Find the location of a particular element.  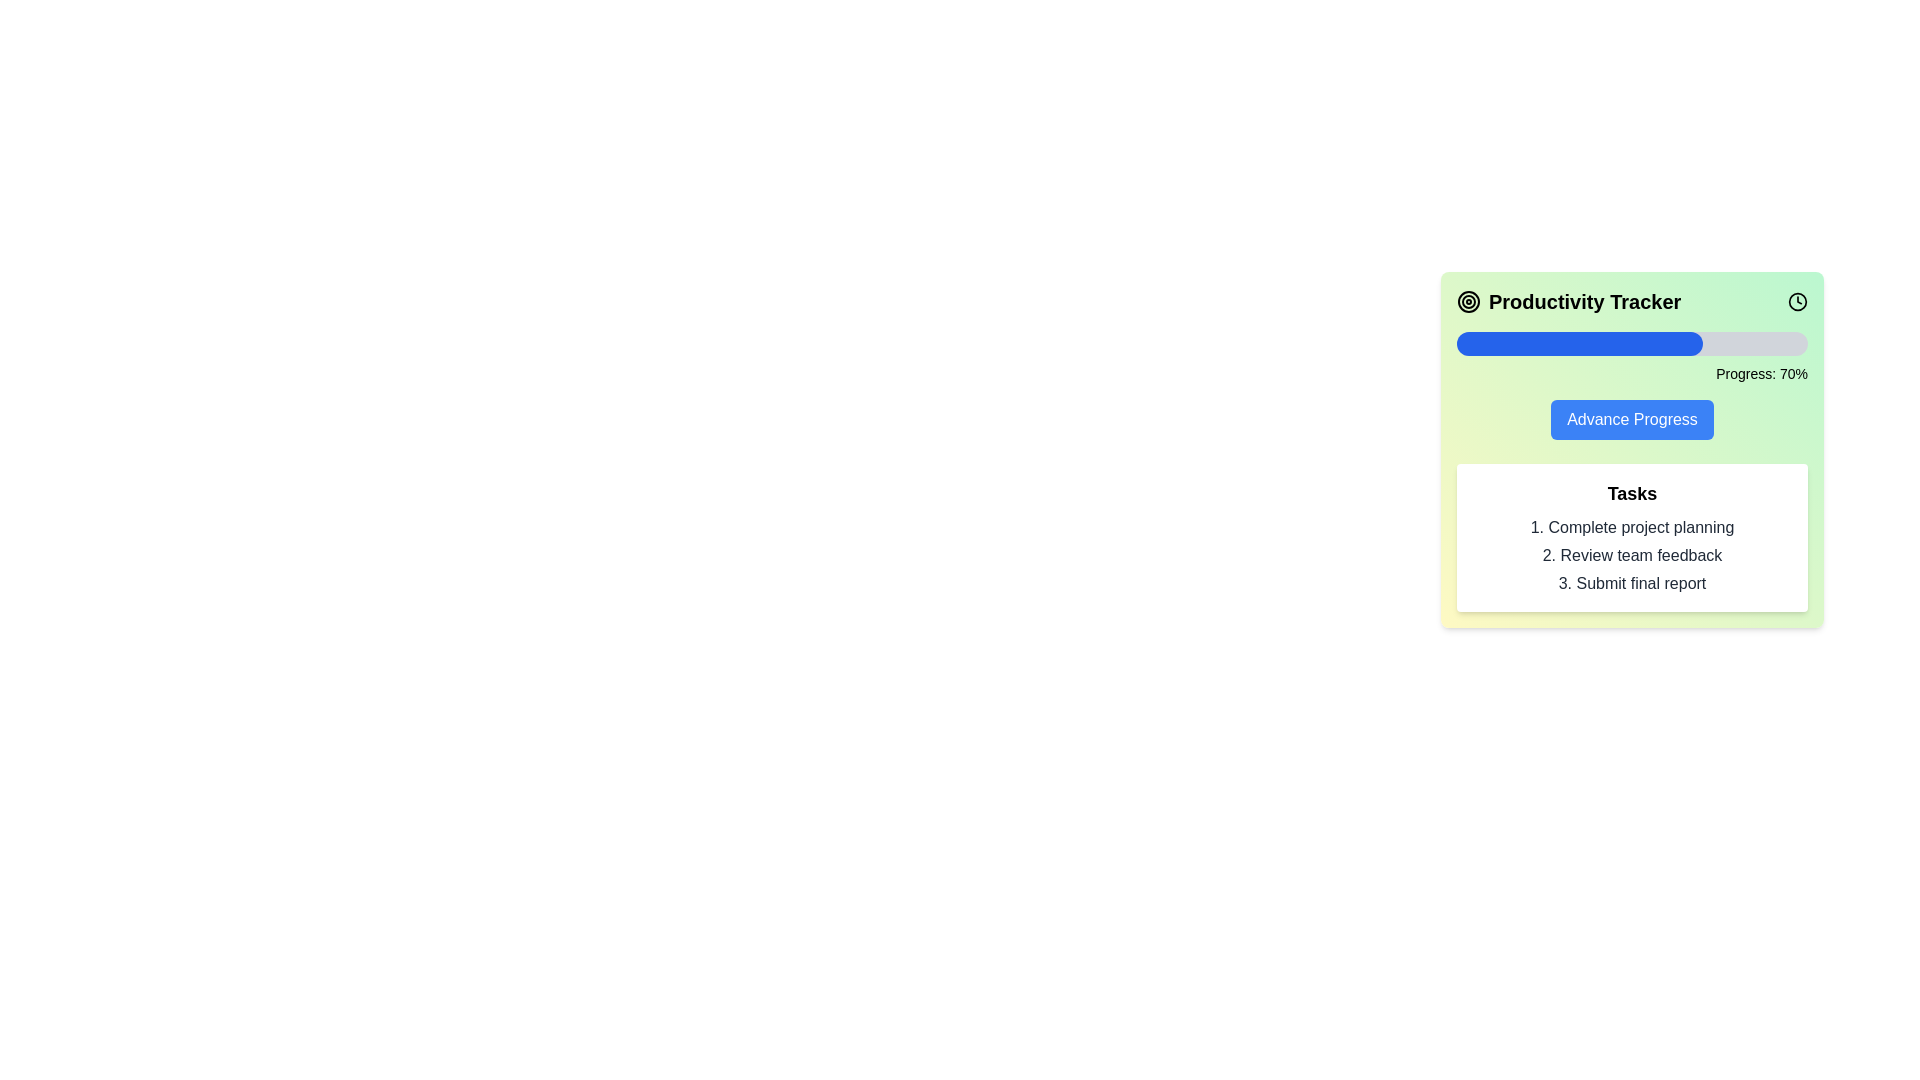

the text label reading '1. Complete project planning' which is the first item in the 'Tasks' section of the Productivity Tracker card is located at coordinates (1632, 527).